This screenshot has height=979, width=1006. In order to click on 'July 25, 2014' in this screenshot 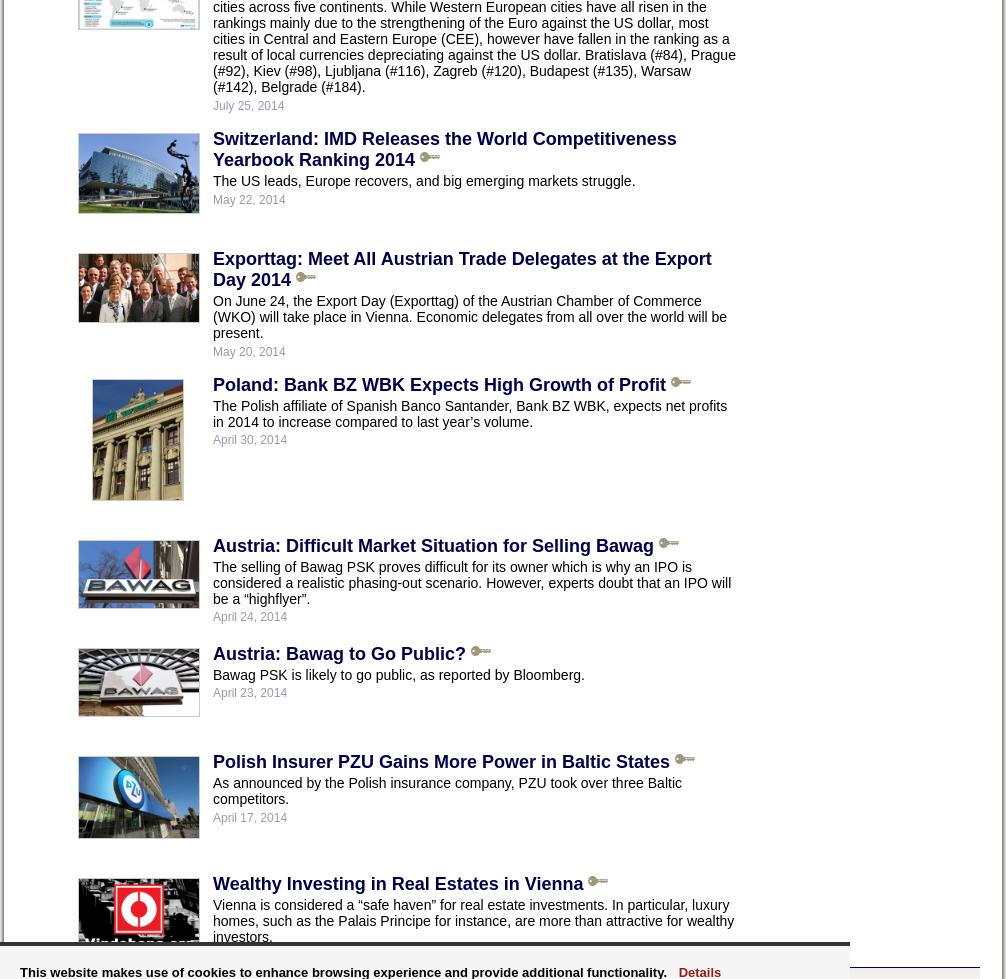, I will do `click(248, 105)`.